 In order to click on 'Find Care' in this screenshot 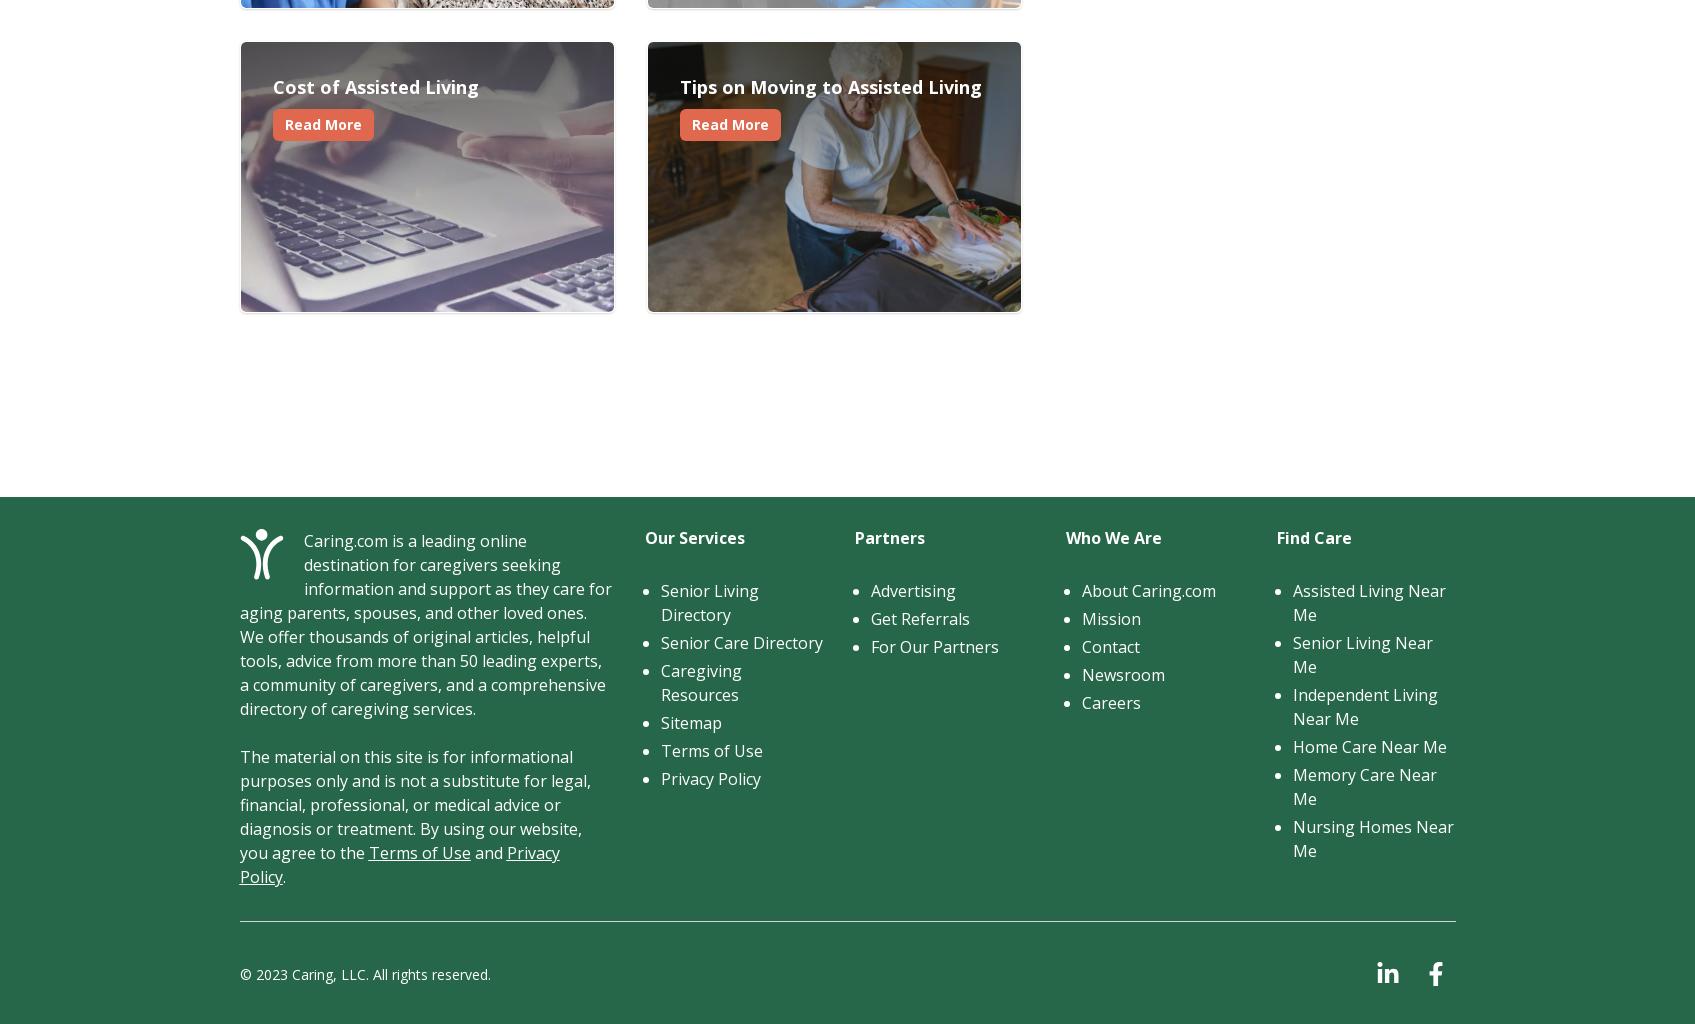, I will do `click(1313, 538)`.